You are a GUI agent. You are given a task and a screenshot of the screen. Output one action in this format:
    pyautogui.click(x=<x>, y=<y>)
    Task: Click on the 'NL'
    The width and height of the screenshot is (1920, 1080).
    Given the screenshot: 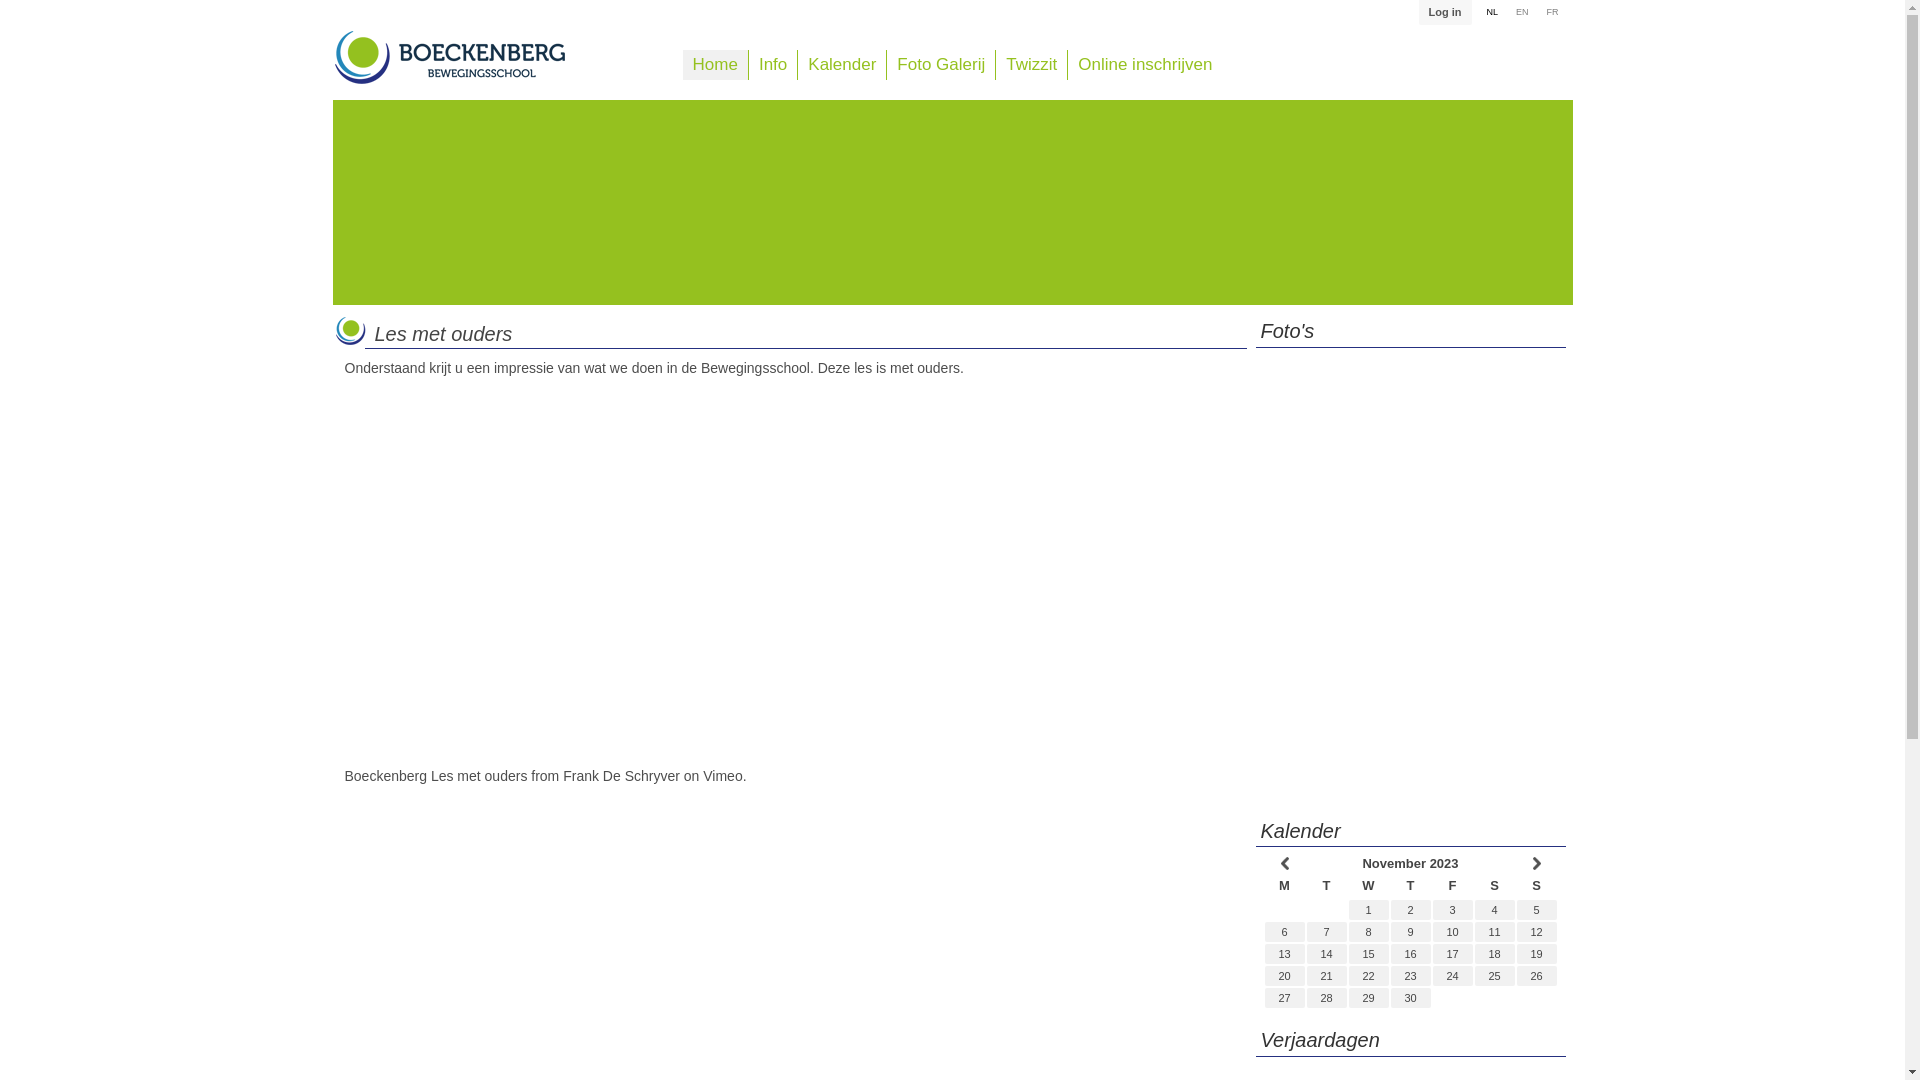 What is the action you would take?
    pyautogui.click(x=1492, y=12)
    